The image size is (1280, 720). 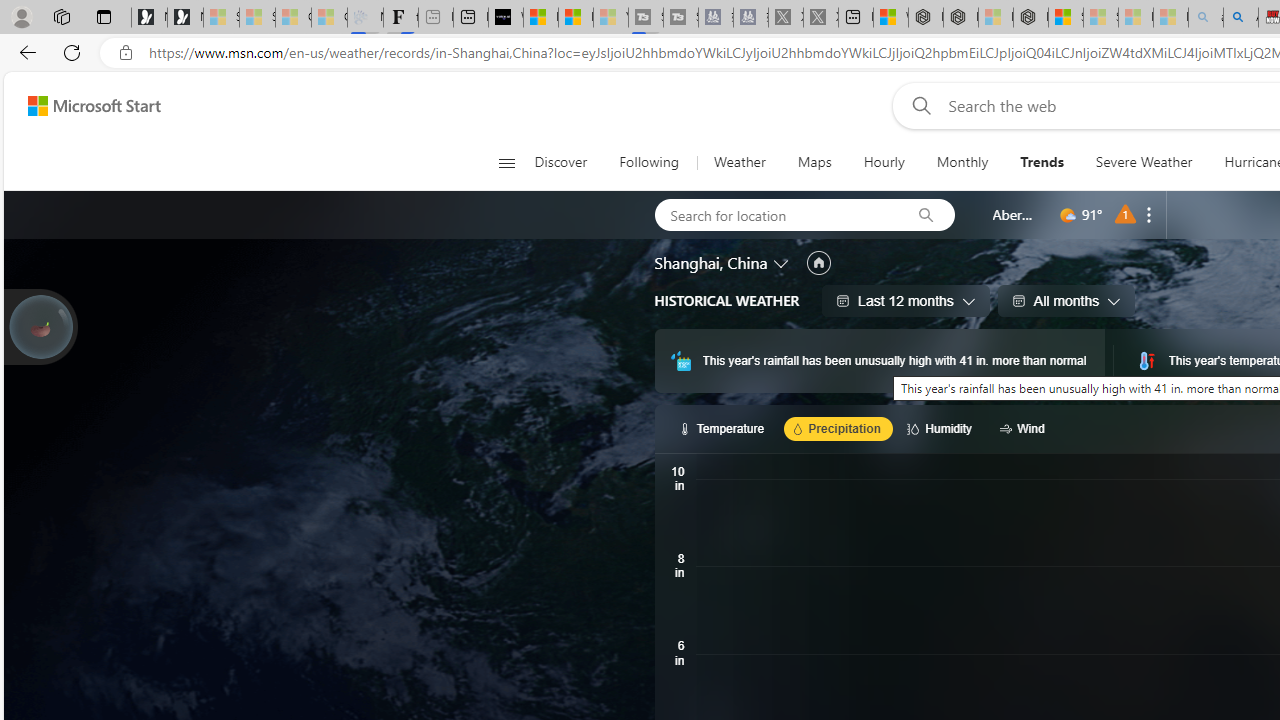 I want to click on 'Humidity', so click(x=941, y=427).